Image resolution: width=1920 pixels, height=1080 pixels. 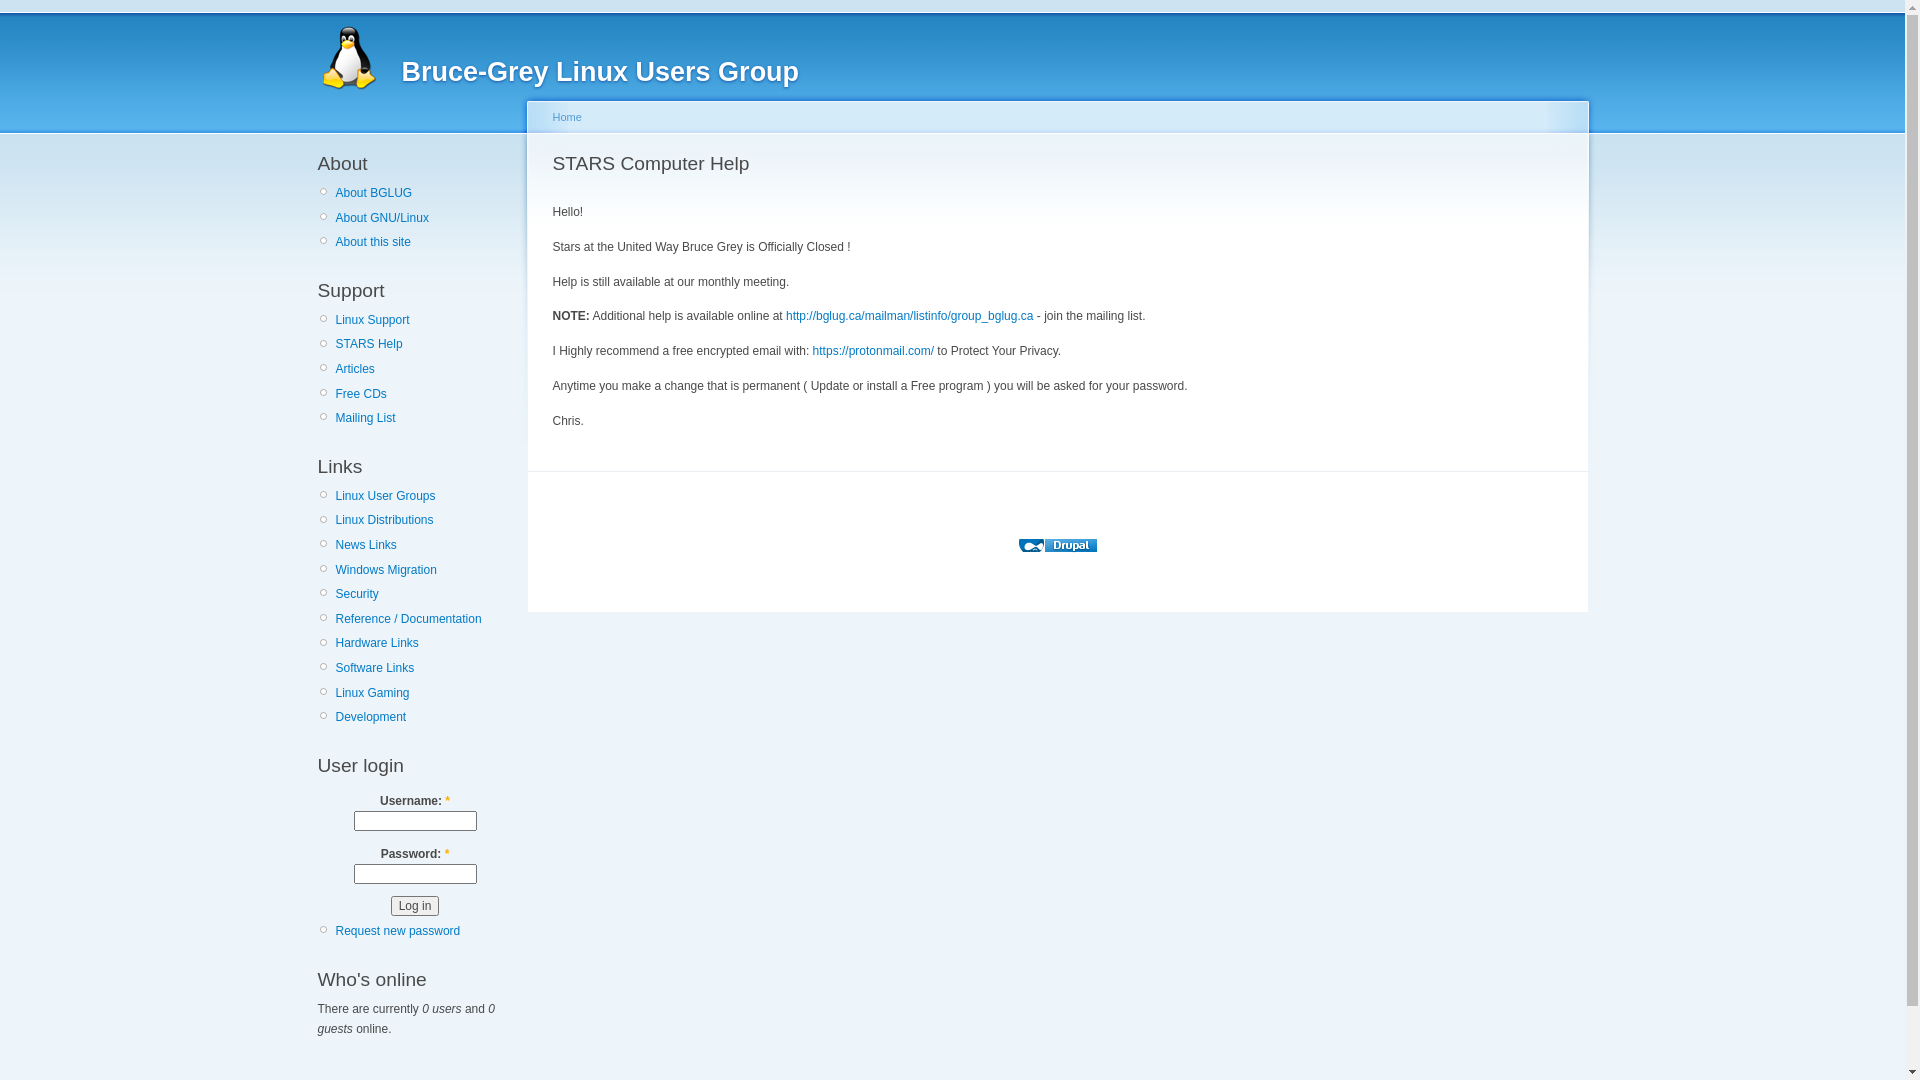 What do you see at coordinates (423, 416) in the screenshot?
I see `'Mailing List'` at bounding box center [423, 416].